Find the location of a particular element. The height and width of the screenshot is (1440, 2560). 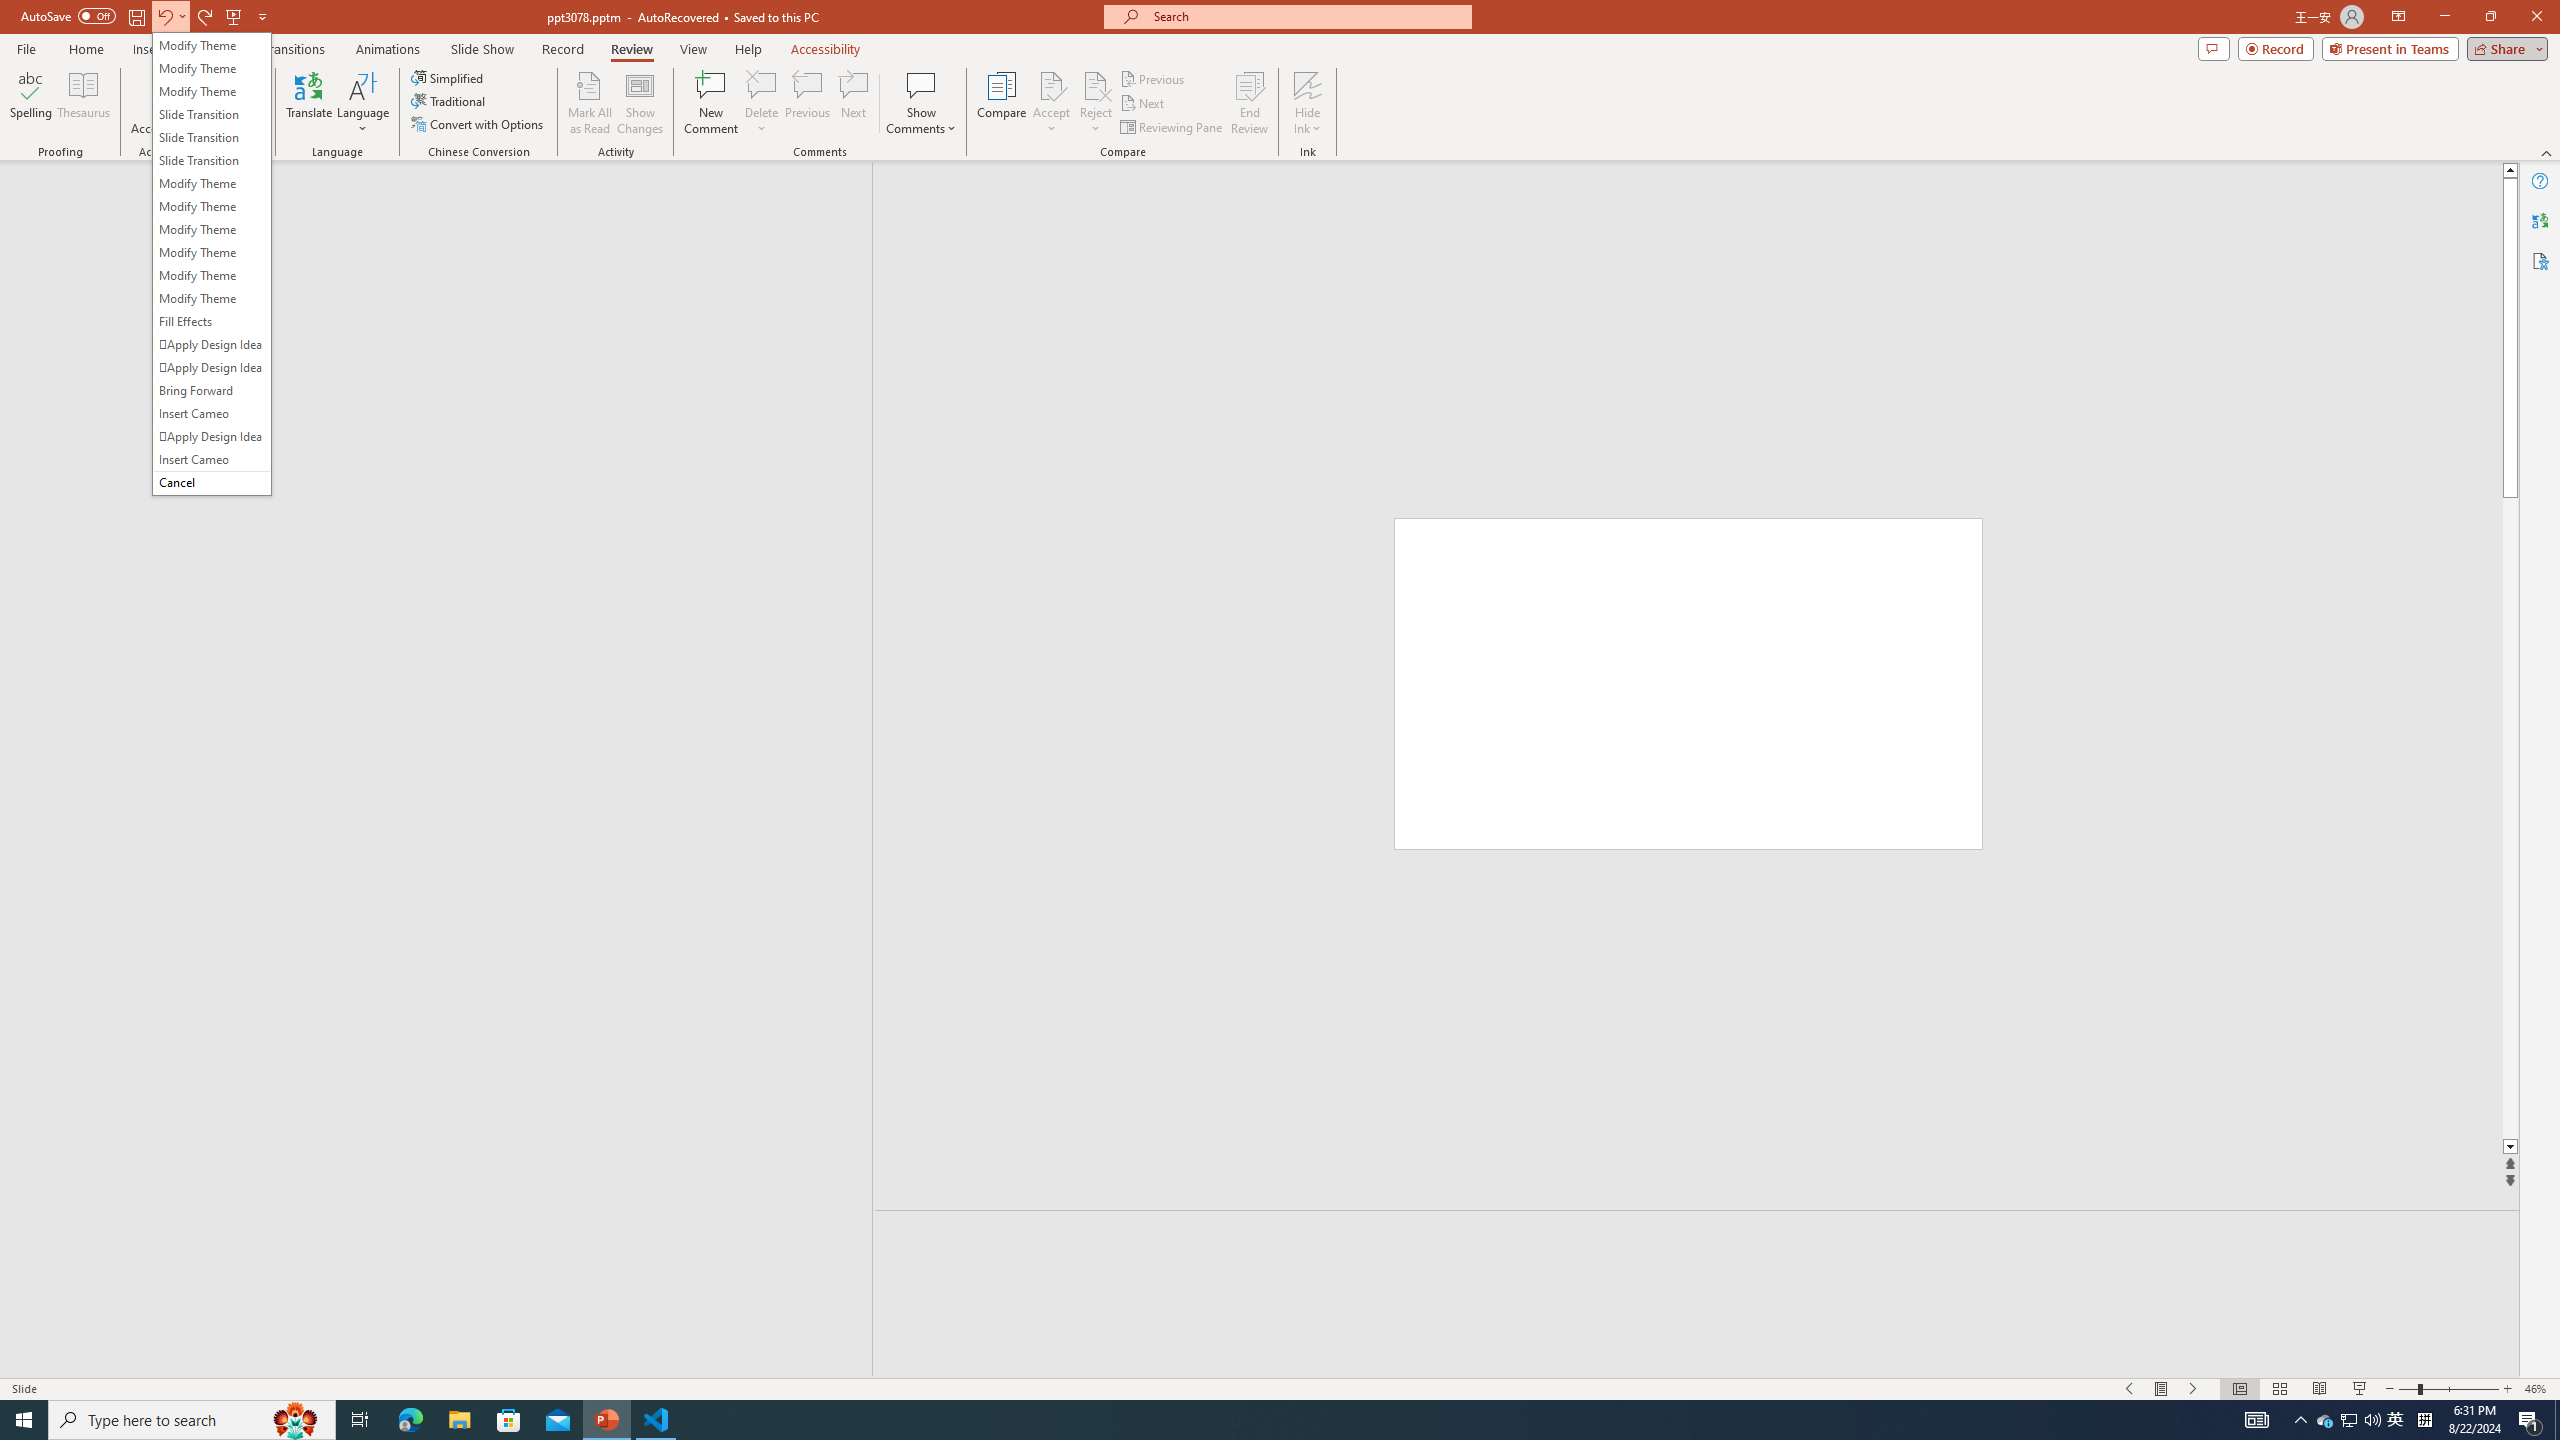

'Microsoft Edge' is located at coordinates (409, 1418).